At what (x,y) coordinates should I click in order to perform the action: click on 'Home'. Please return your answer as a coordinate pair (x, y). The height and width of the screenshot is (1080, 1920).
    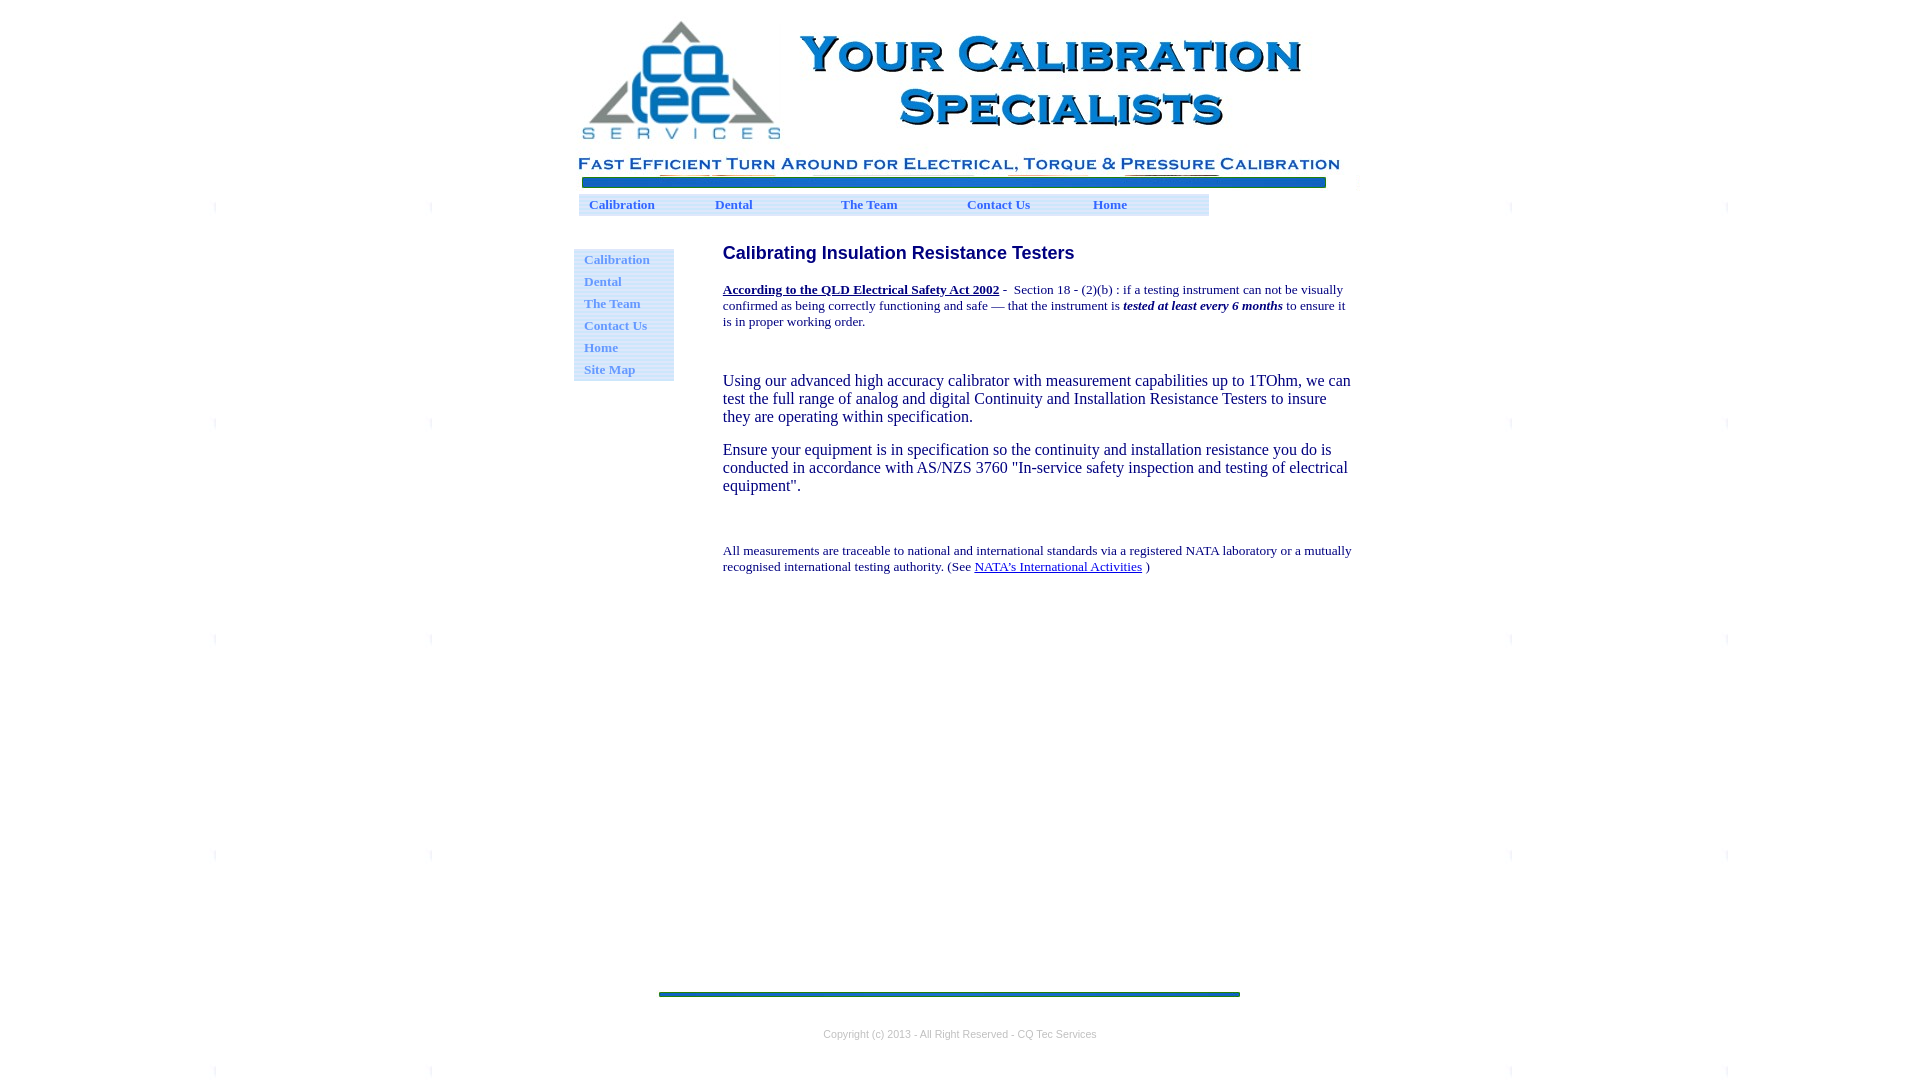
    Looking at the image, I should click on (1146, 204).